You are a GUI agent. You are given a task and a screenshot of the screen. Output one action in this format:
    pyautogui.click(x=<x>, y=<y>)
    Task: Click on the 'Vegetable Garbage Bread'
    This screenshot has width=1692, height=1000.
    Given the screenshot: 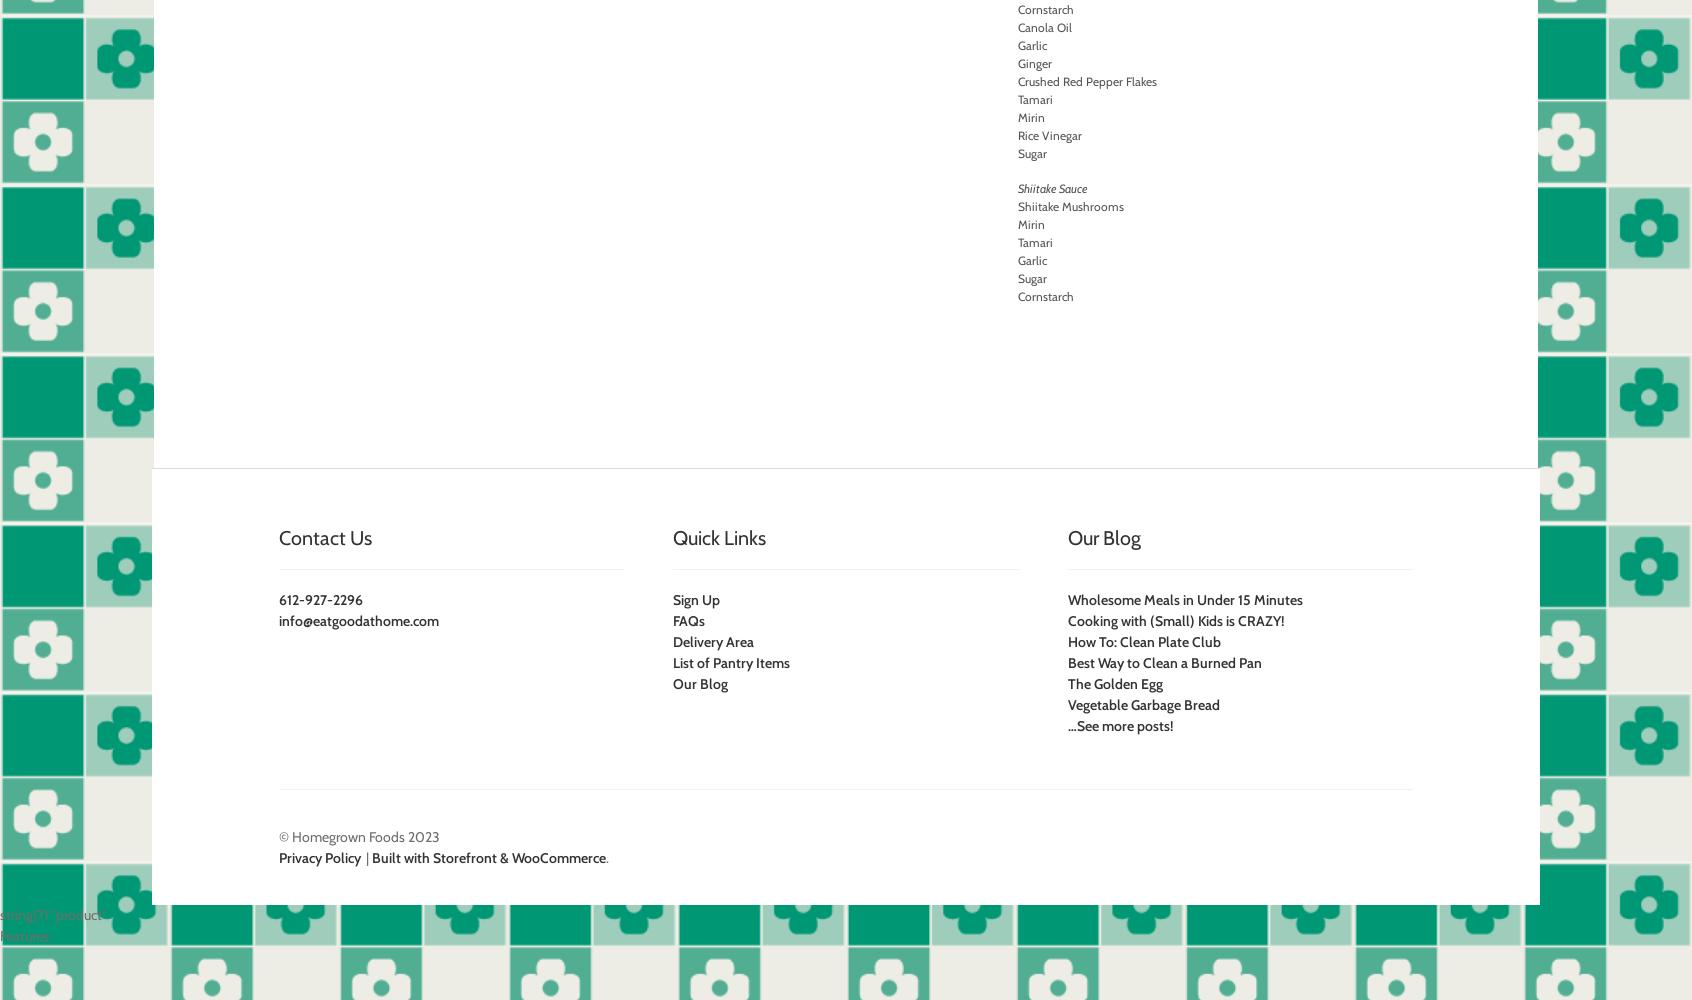 What is the action you would take?
    pyautogui.click(x=1066, y=704)
    